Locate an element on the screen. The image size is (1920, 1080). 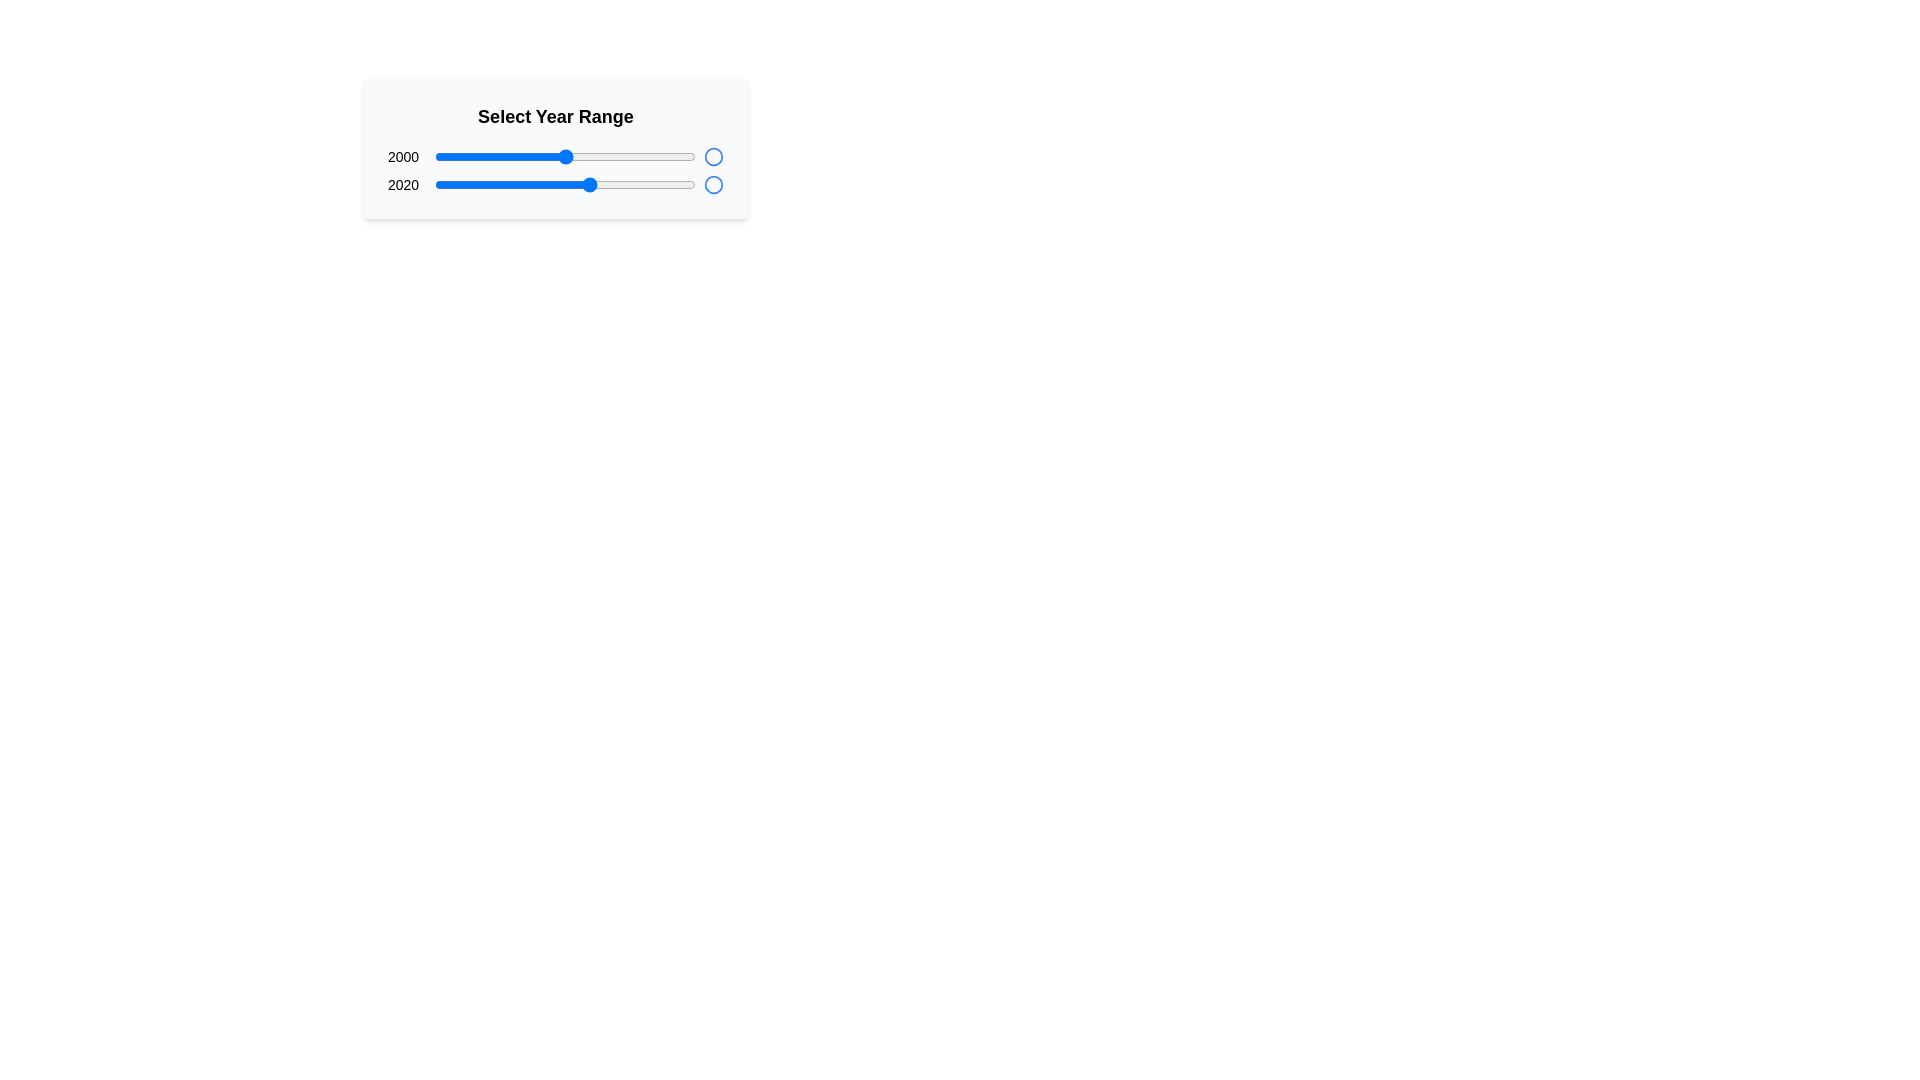
the year slider is located at coordinates (470, 185).